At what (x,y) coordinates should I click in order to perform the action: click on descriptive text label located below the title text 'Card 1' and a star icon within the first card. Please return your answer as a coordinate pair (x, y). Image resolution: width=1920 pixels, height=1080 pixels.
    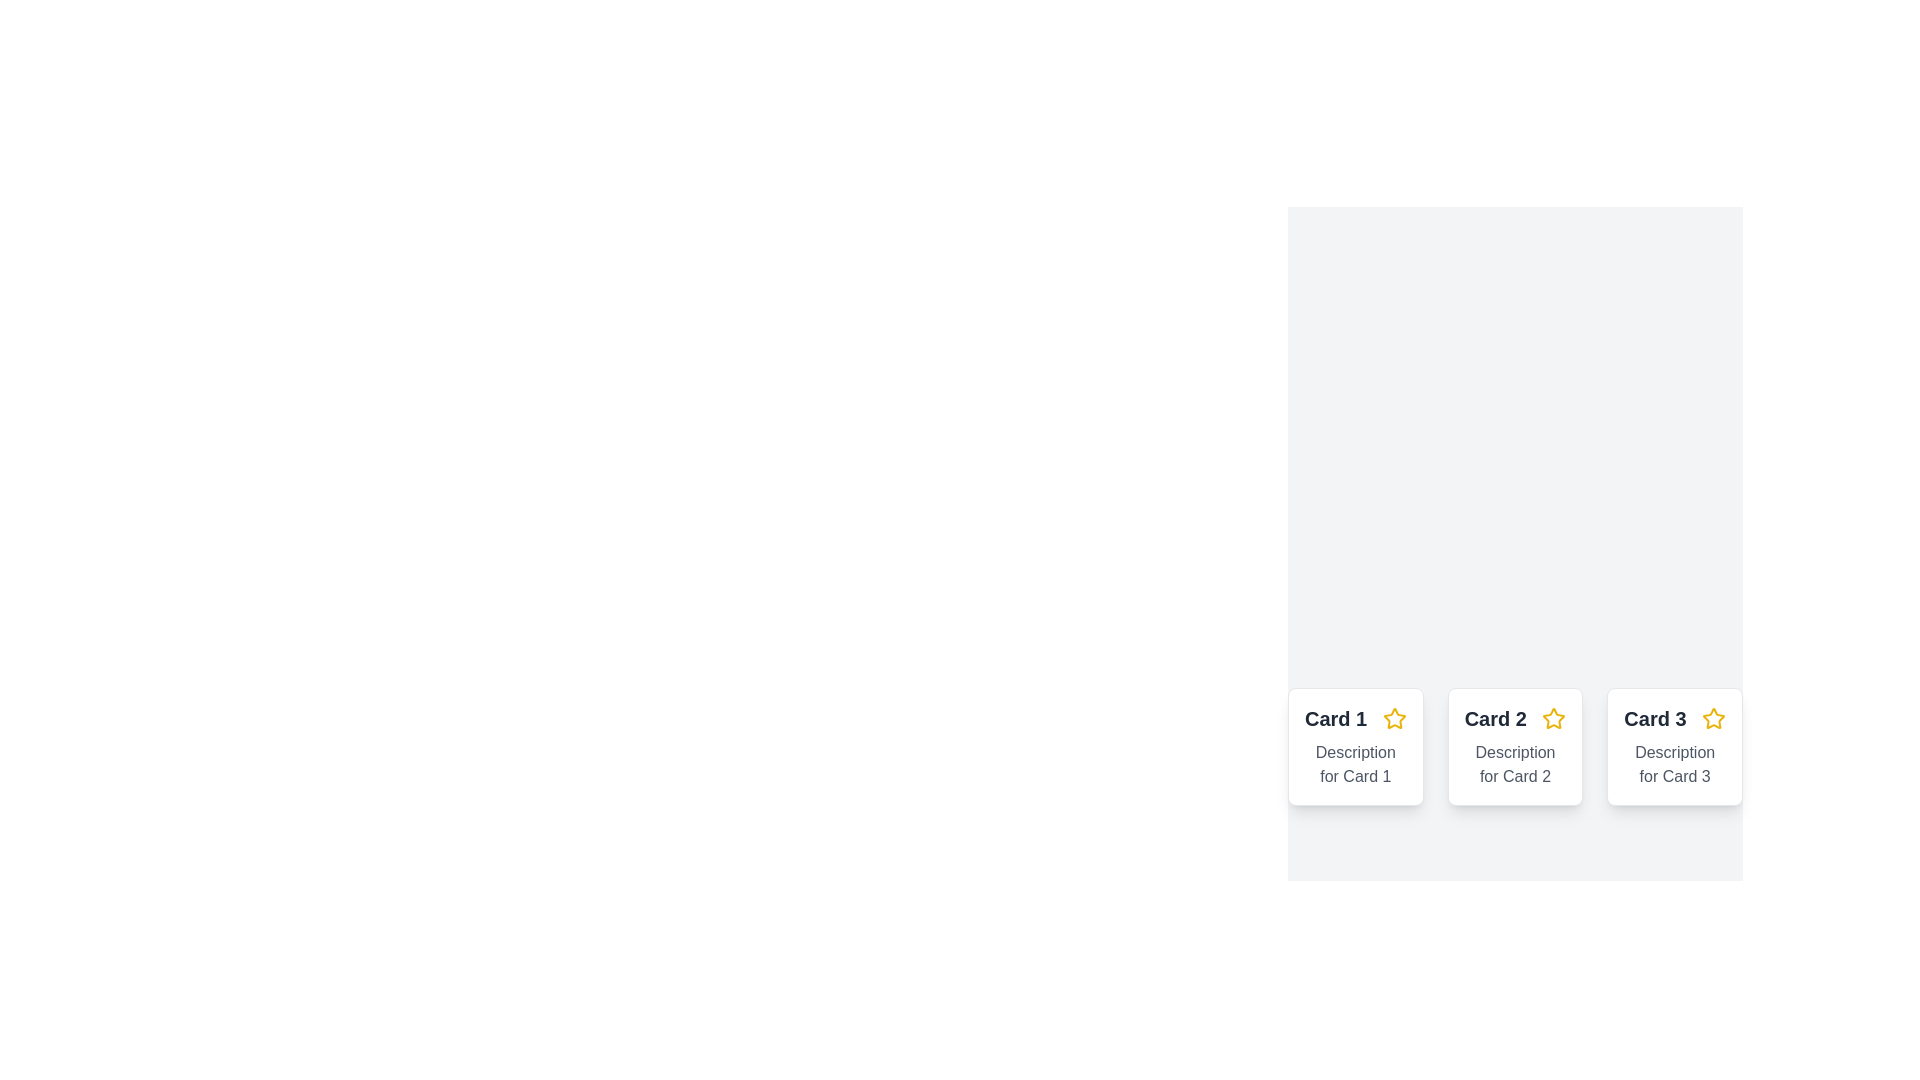
    Looking at the image, I should click on (1355, 764).